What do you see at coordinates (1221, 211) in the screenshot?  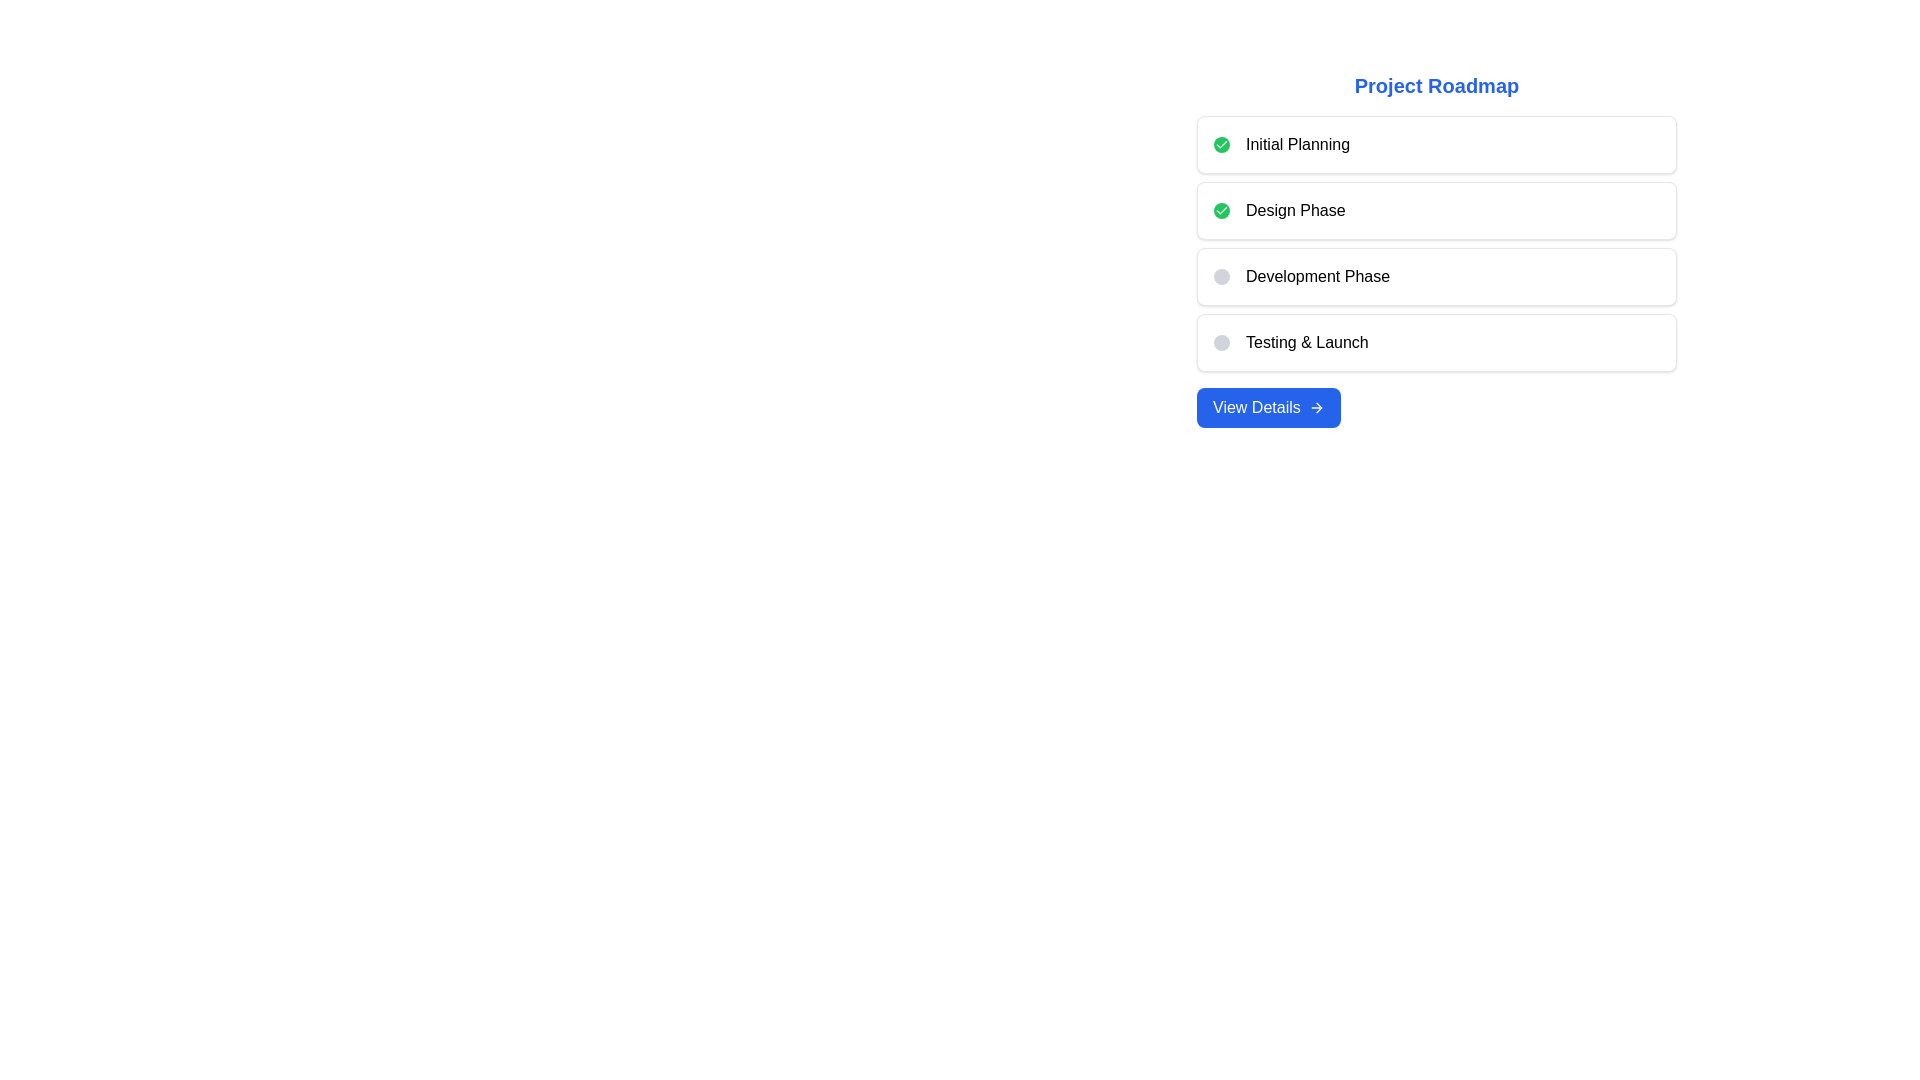 I see `the completion icon for the 'Initial Planning' stage located to the left of the text in the 'Project Roadmap' list` at bounding box center [1221, 211].